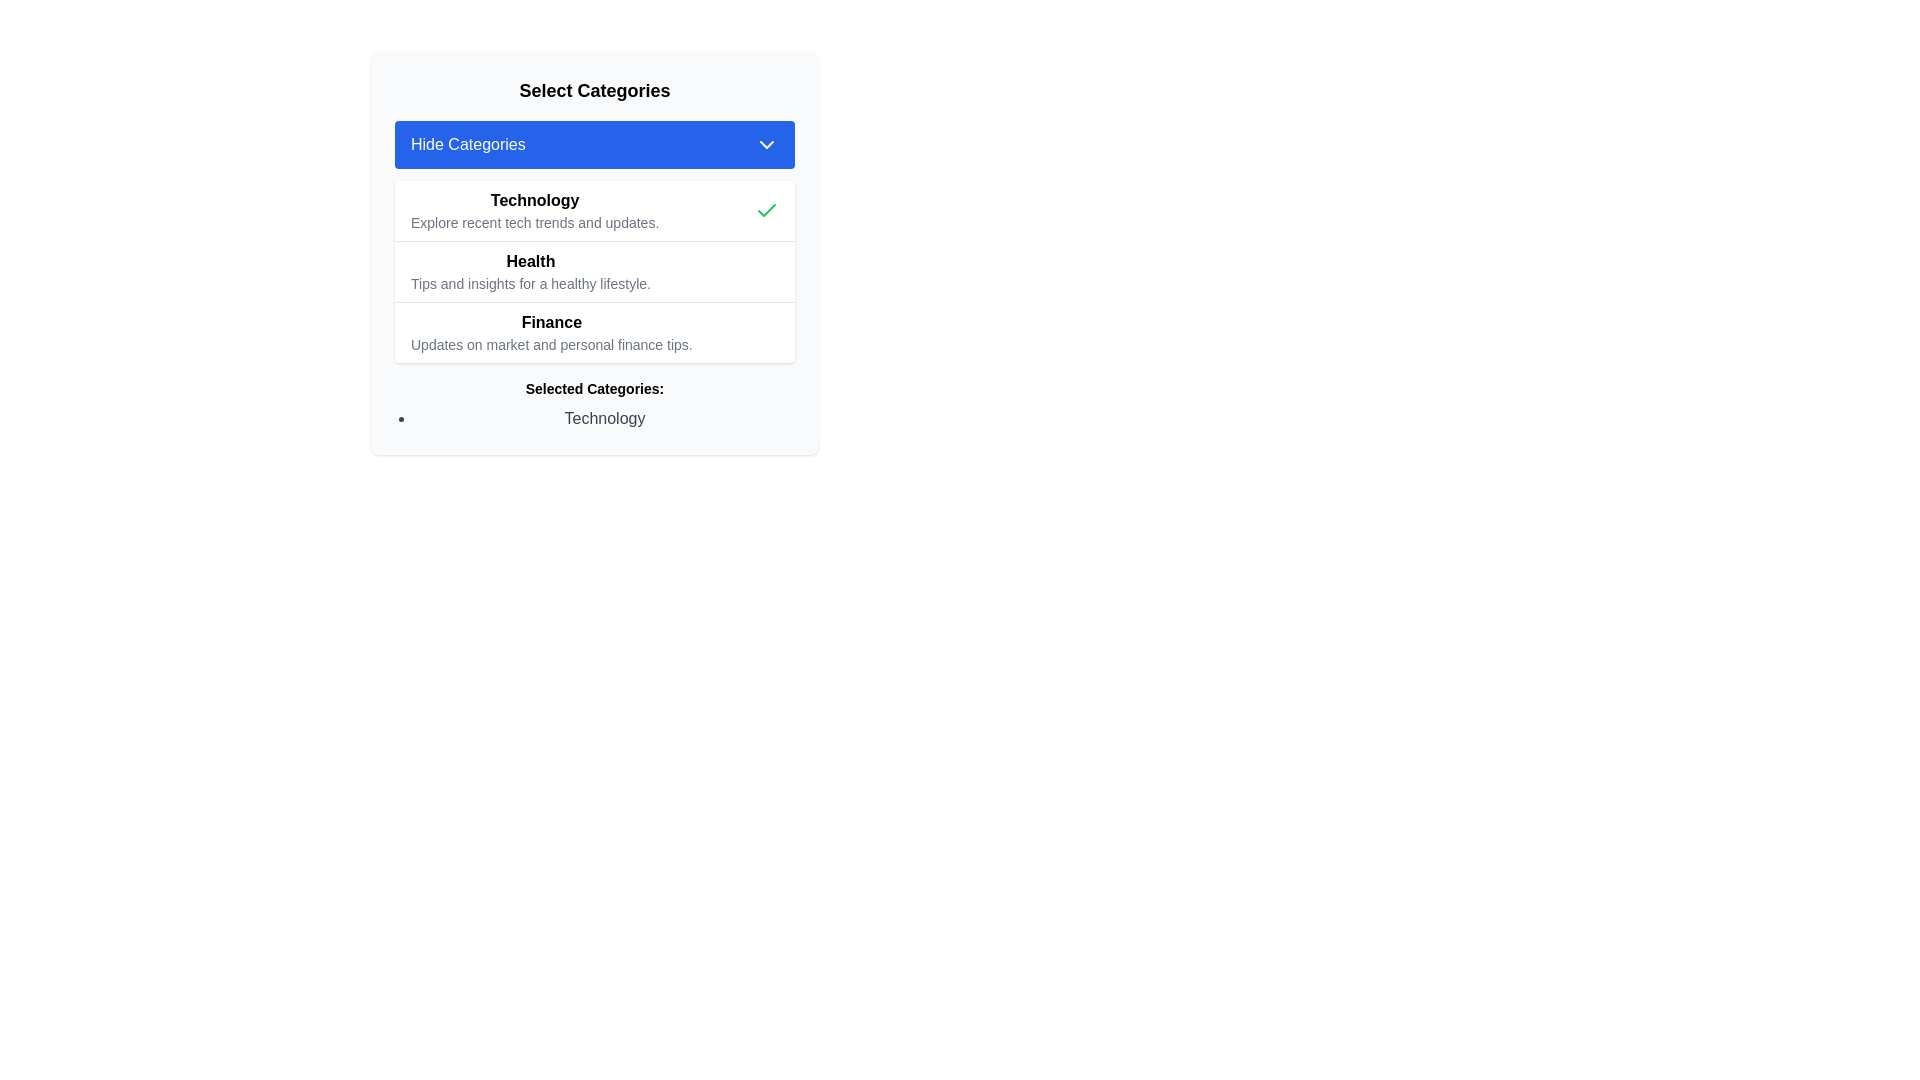 This screenshot has height=1080, width=1920. I want to click on the static text label displaying 'Tips and insights for a healthy lifestyle.' located below the 'Health' heading, so click(530, 284).